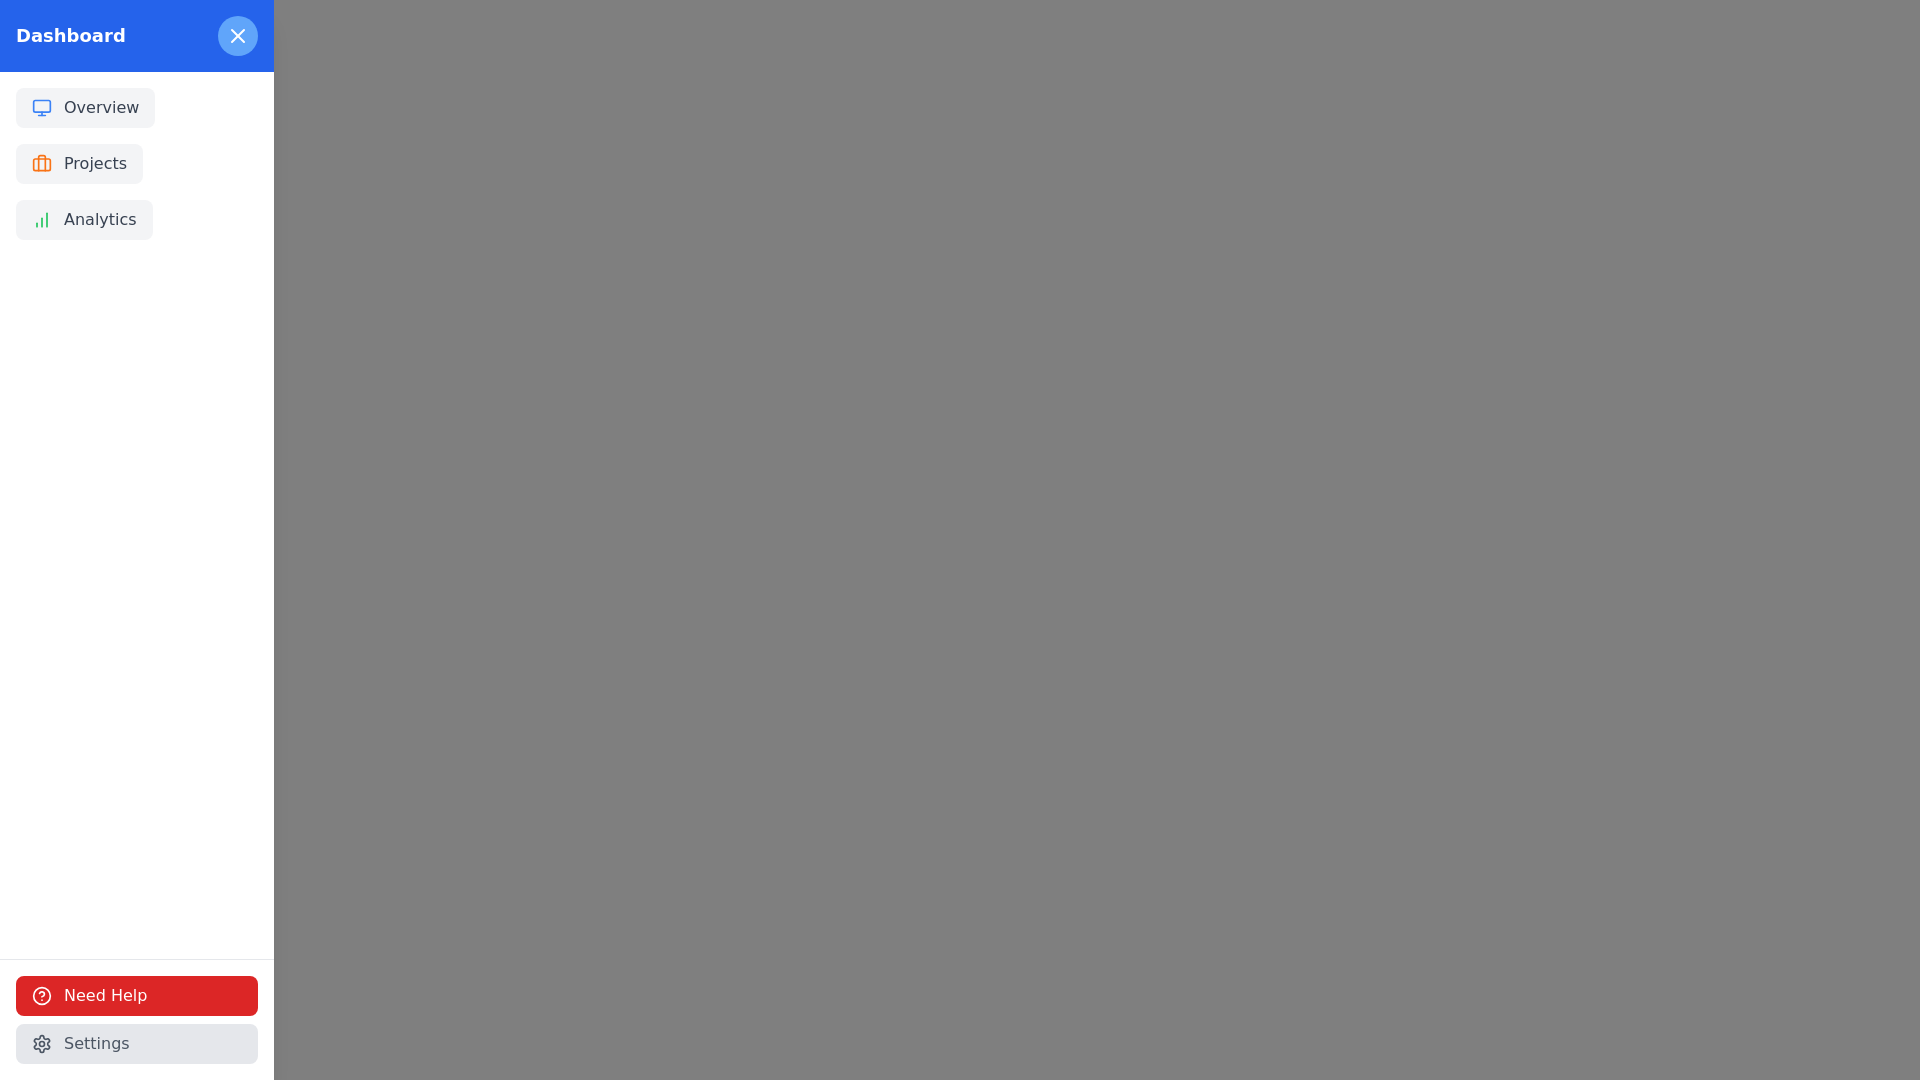 The height and width of the screenshot is (1080, 1920). I want to click on the Close Button located at the upper-right corner of the left sidebar, so click(238, 35).